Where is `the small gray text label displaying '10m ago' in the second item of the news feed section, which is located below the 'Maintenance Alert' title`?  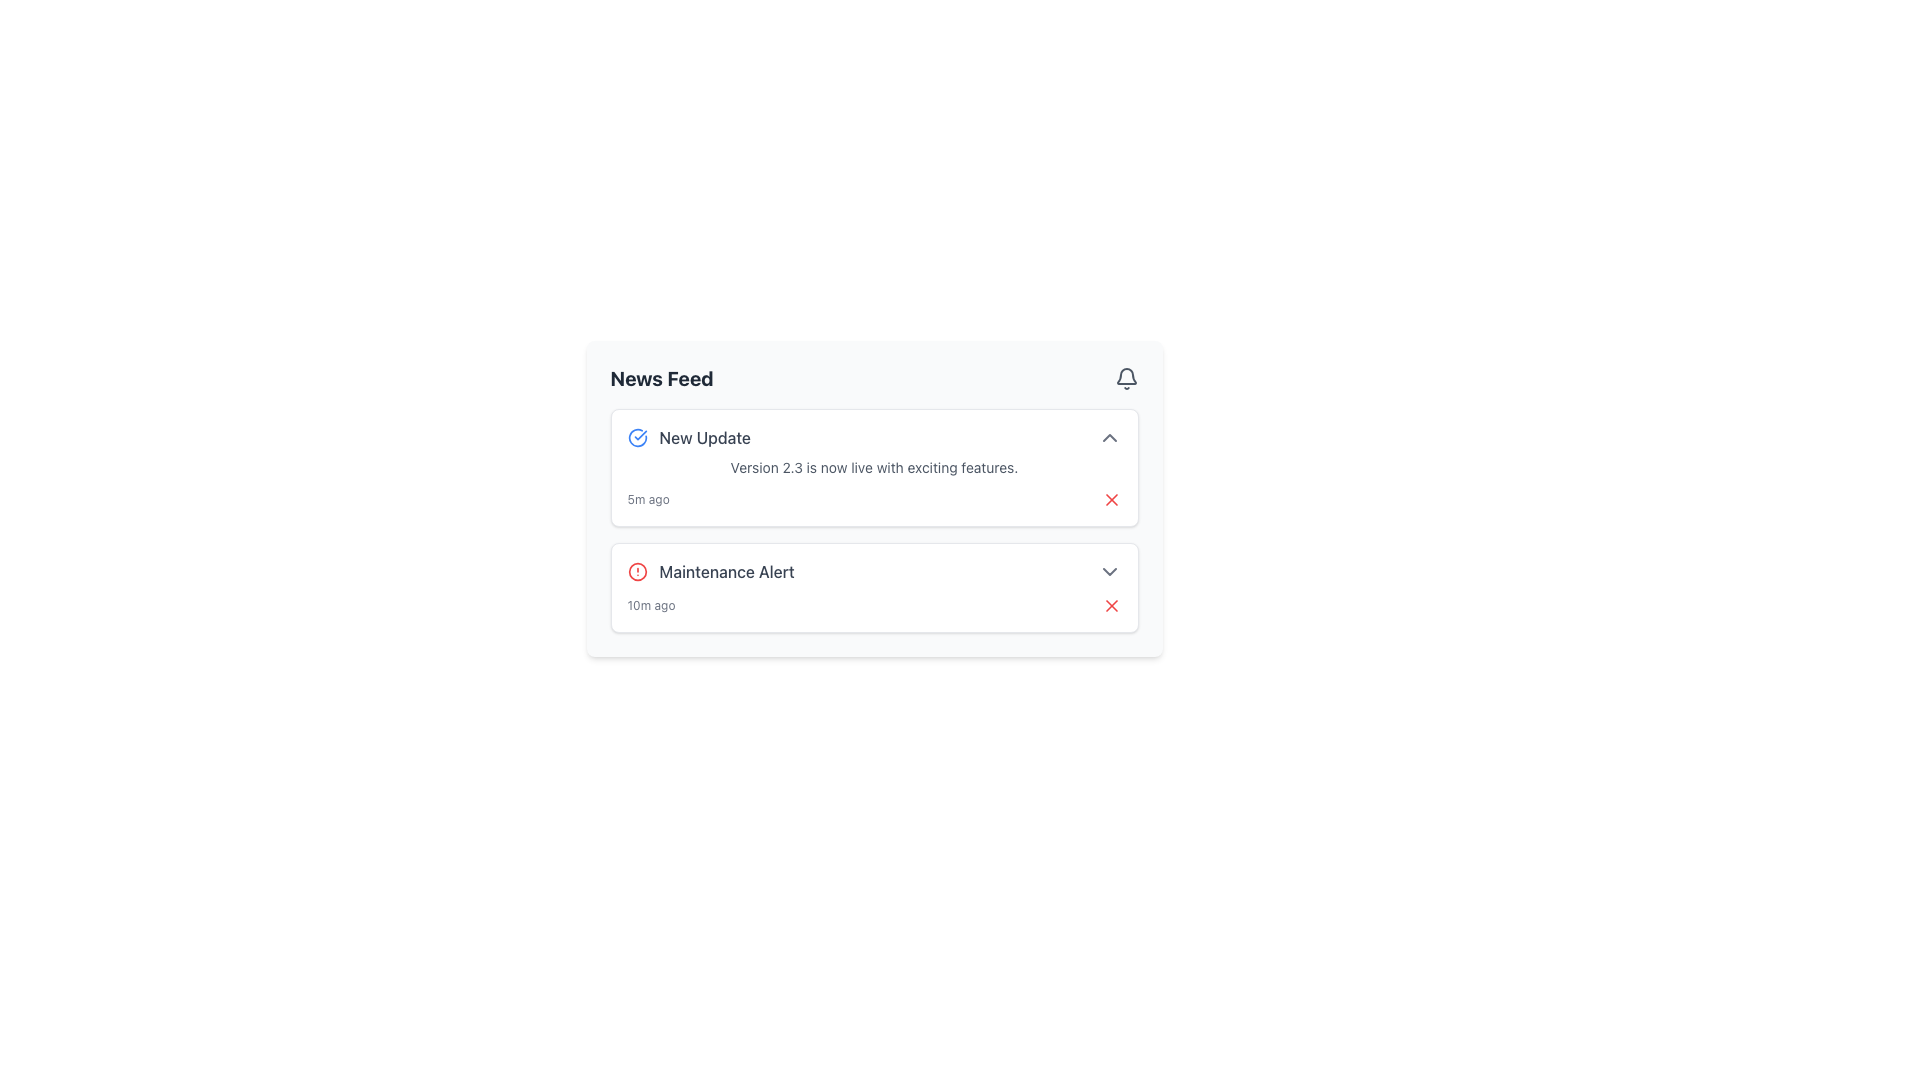
the small gray text label displaying '10m ago' in the second item of the news feed section, which is located below the 'Maintenance Alert' title is located at coordinates (651, 604).